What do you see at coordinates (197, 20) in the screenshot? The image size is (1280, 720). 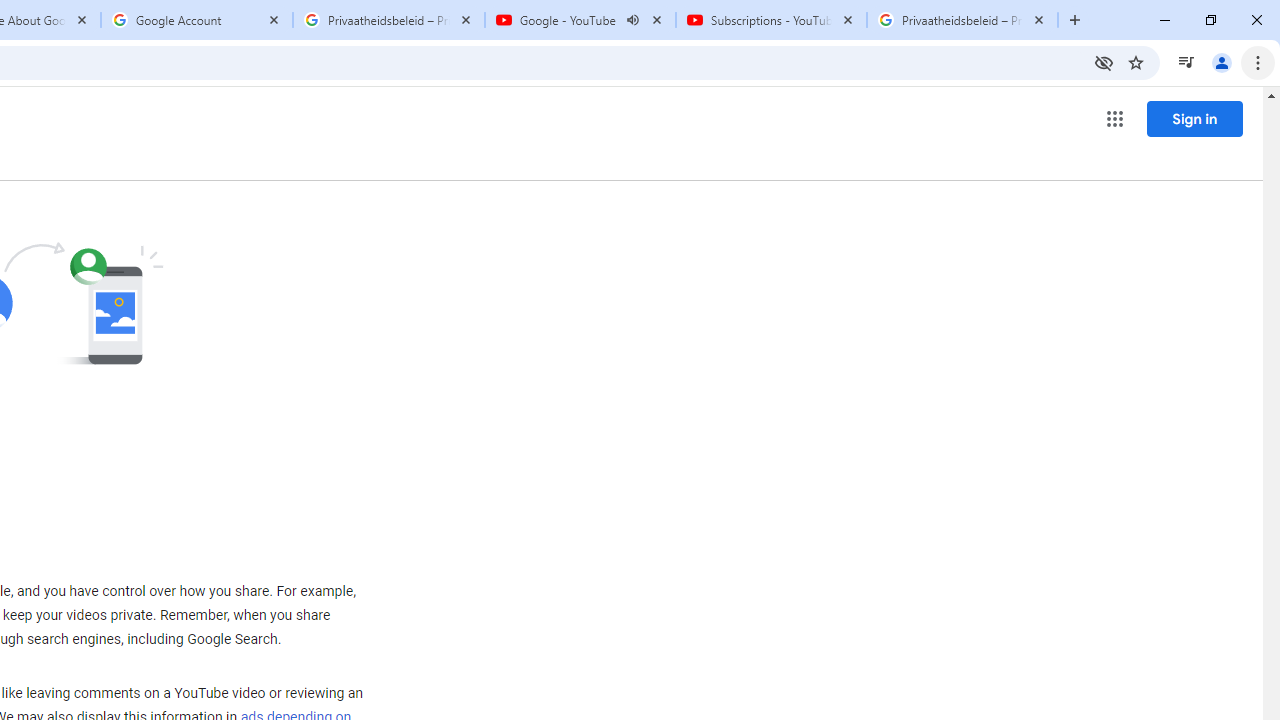 I see `'Google Account'` at bounding box center [197, 20].